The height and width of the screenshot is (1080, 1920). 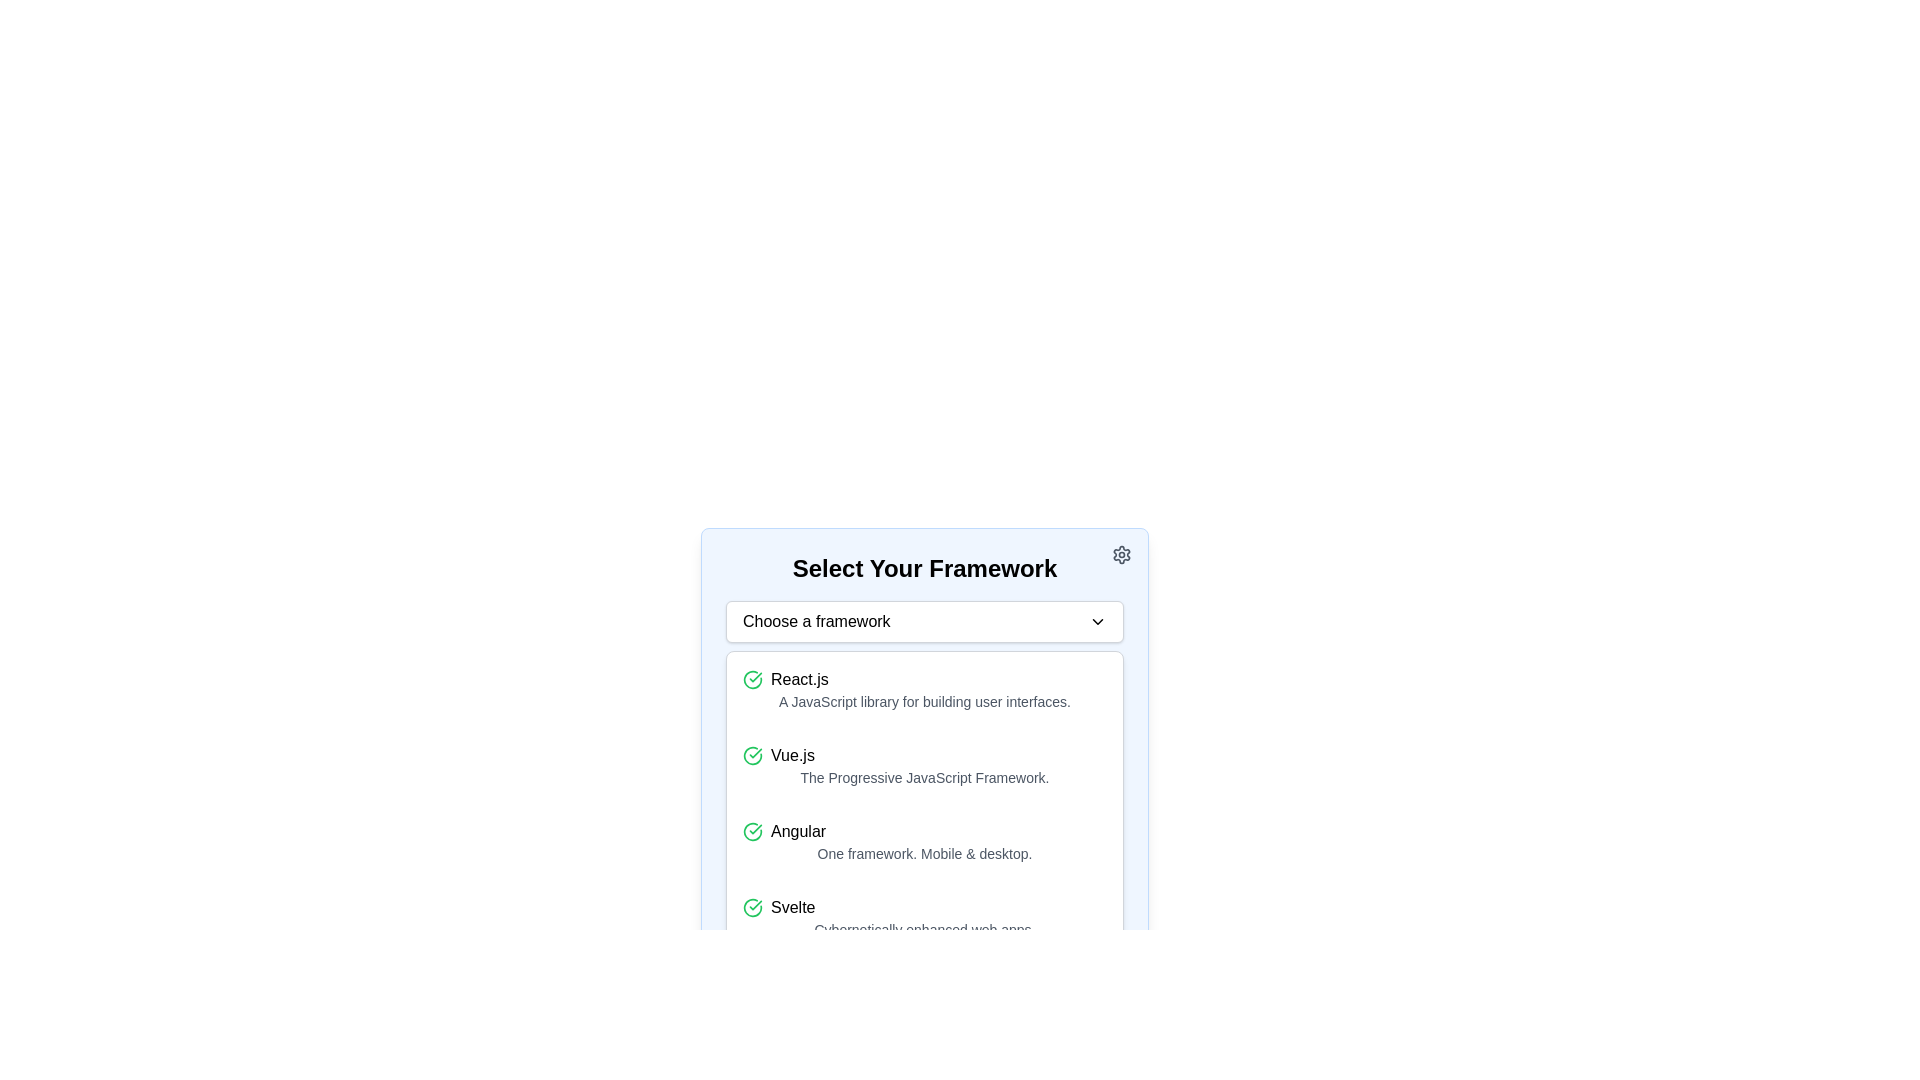 I want to click on the dropdown menu labeled 'Choose a framework', so click(x=924, y=620).